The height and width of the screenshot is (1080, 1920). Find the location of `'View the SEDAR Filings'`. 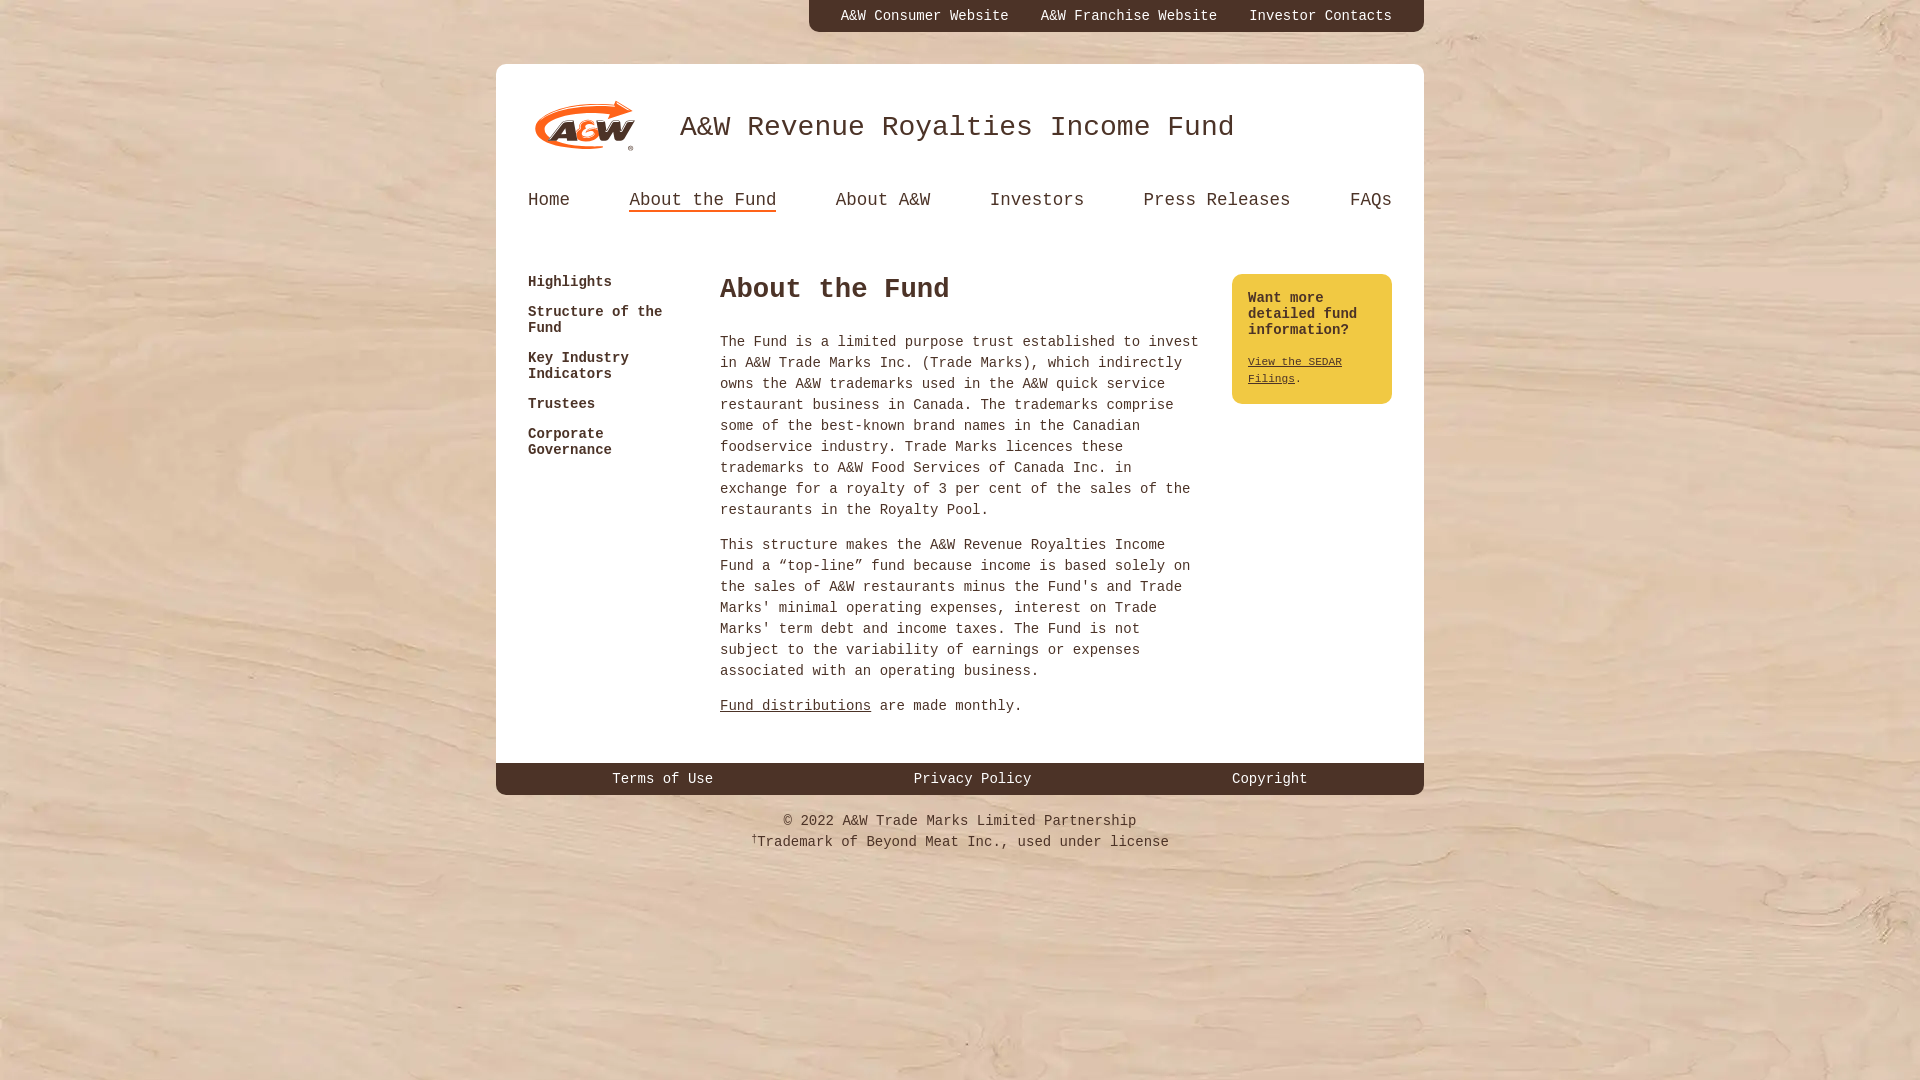

'View the SEDAR Filings' is located at coordinates (1295, 370).